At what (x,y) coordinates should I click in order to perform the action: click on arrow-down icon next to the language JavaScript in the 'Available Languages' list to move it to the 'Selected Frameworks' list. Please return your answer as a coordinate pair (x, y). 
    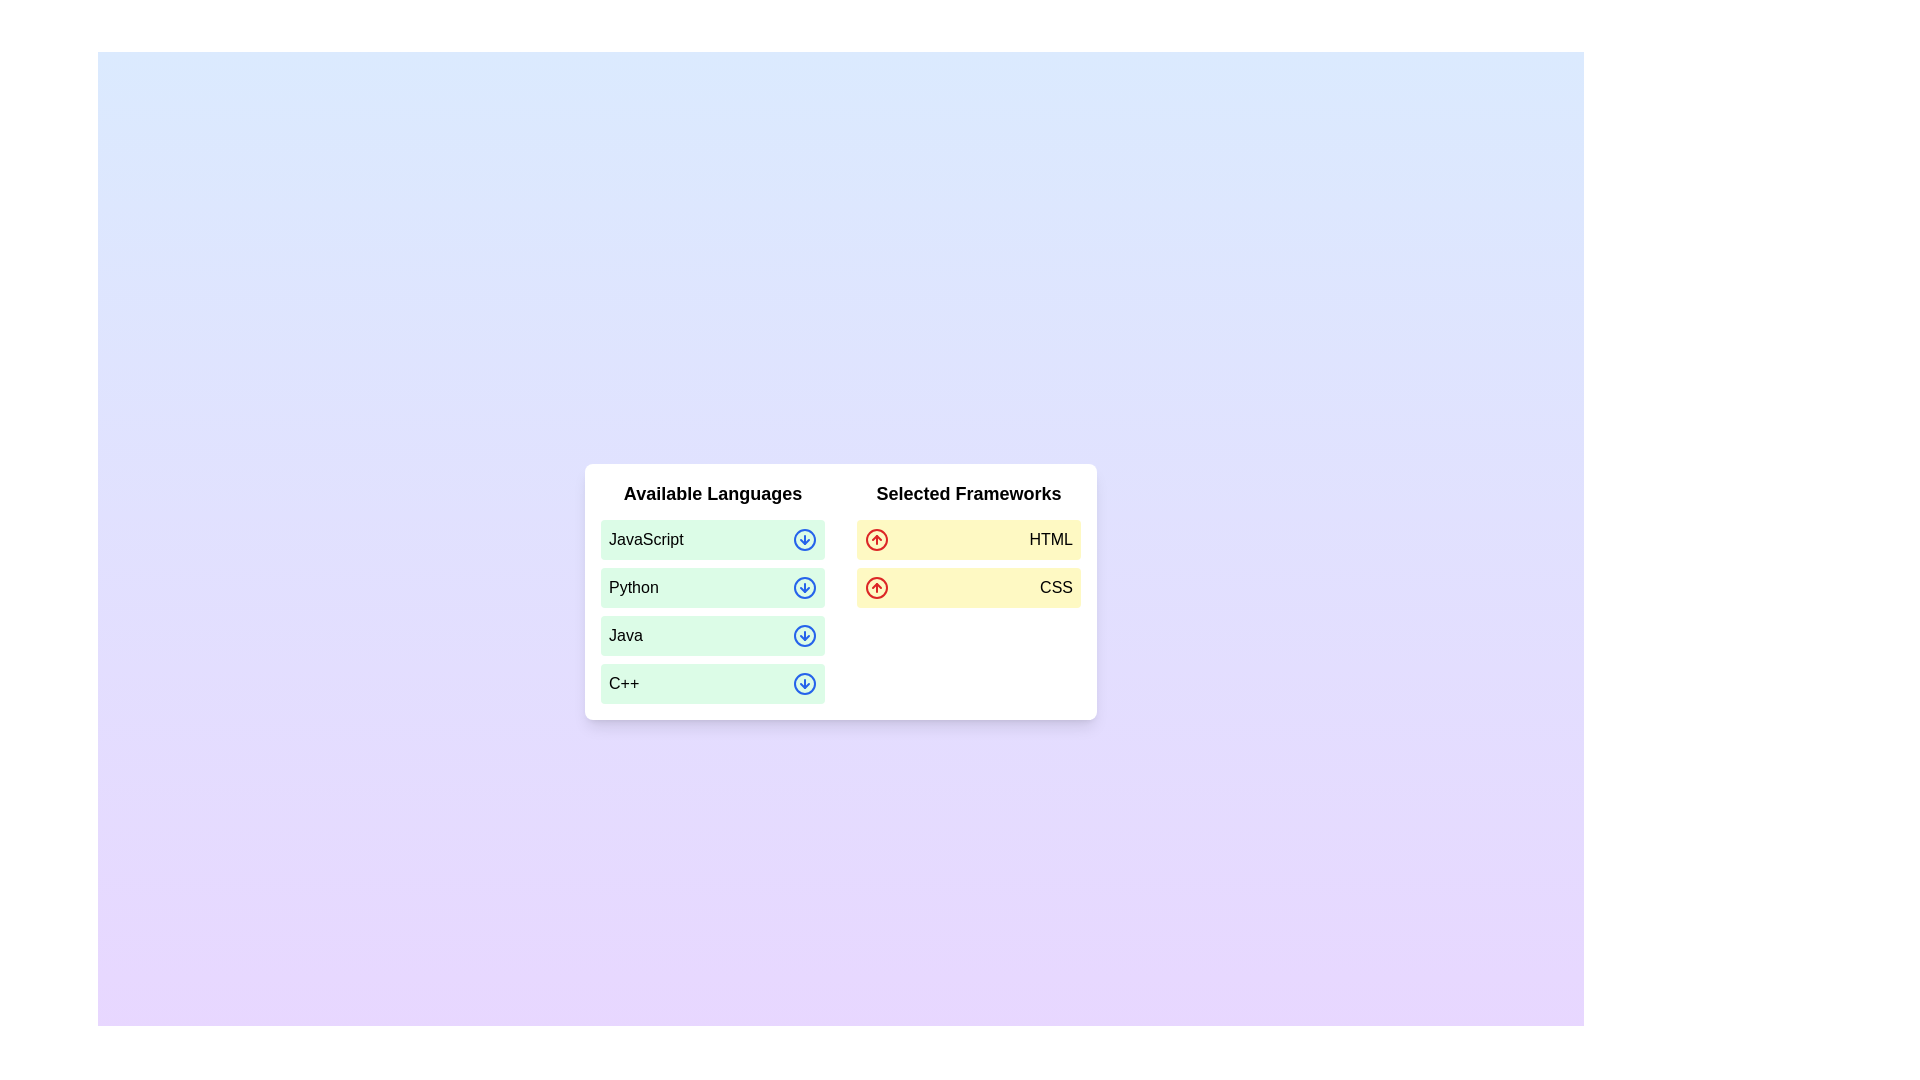
    Looking at the image, I should click on (805, 540).